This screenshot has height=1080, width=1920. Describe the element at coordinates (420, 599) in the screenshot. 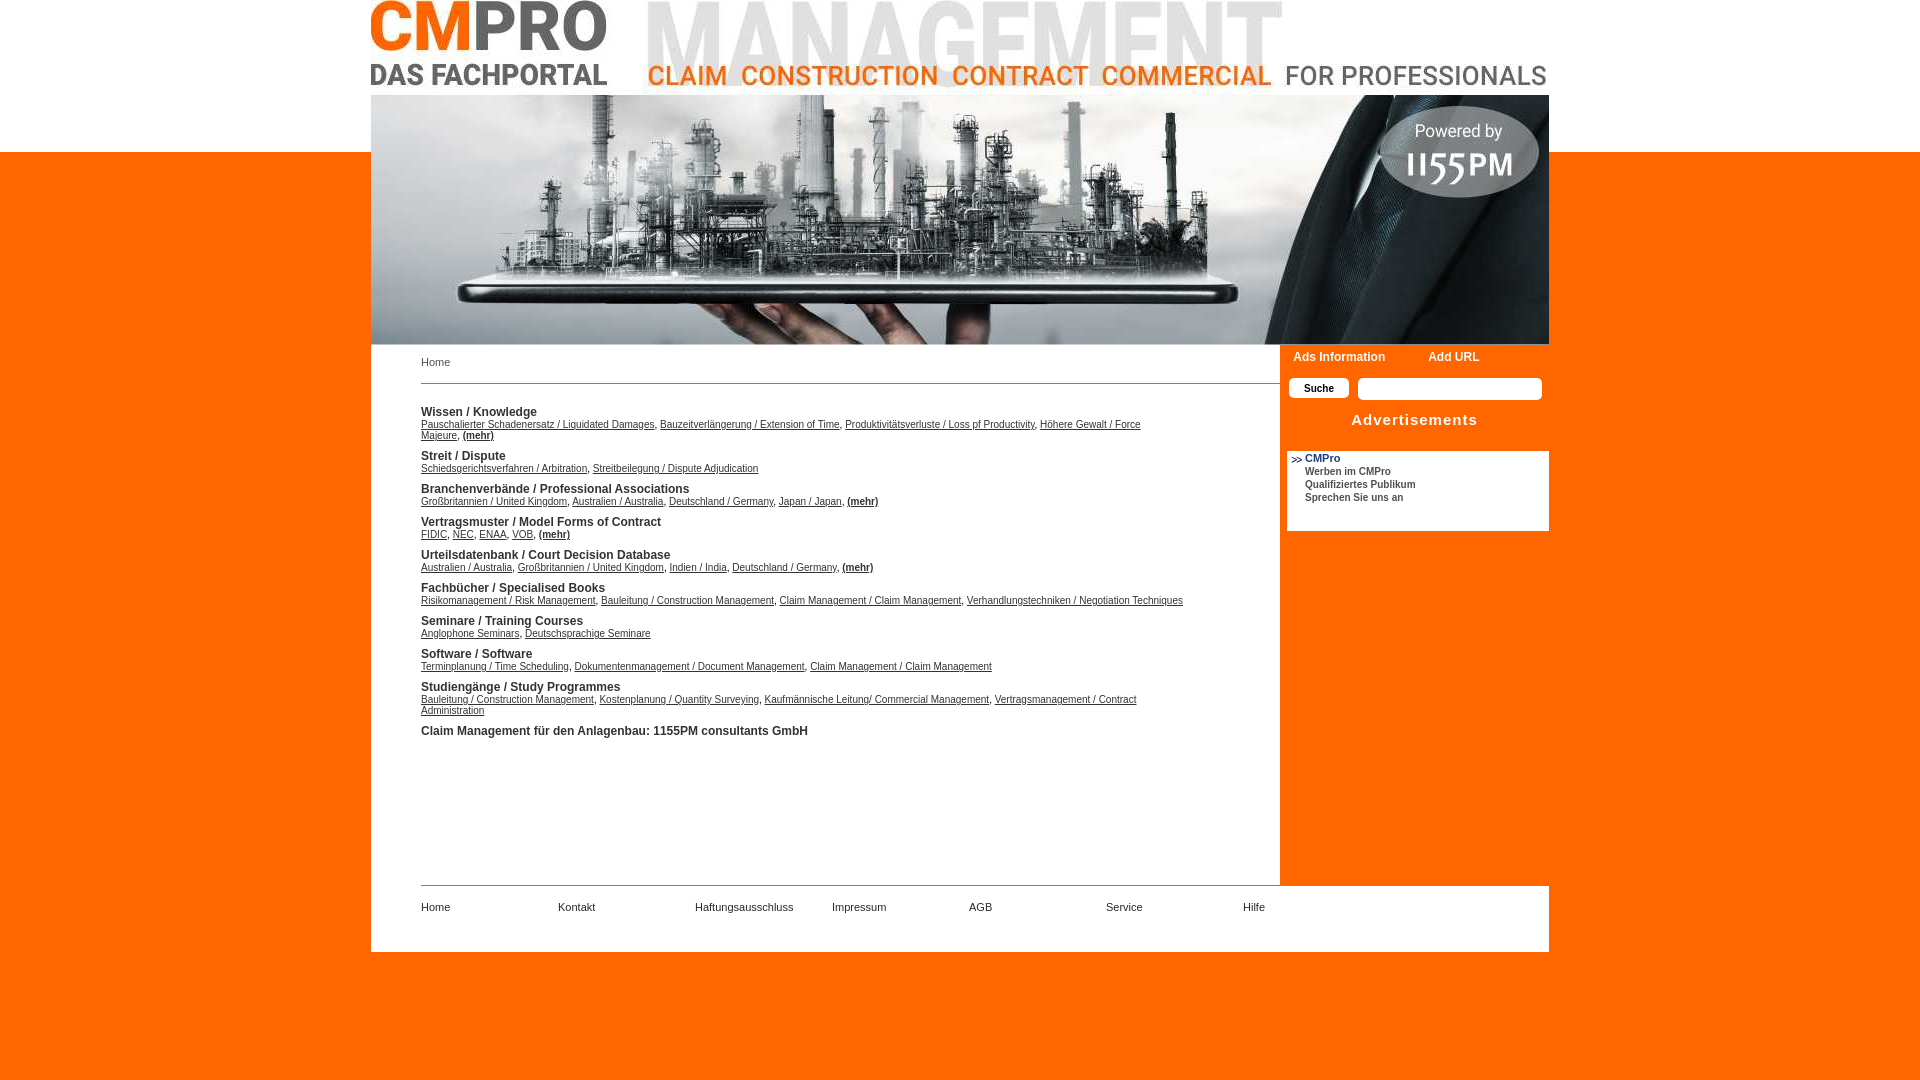

I see `'Risikomanagement / Risk Management'` at that location.